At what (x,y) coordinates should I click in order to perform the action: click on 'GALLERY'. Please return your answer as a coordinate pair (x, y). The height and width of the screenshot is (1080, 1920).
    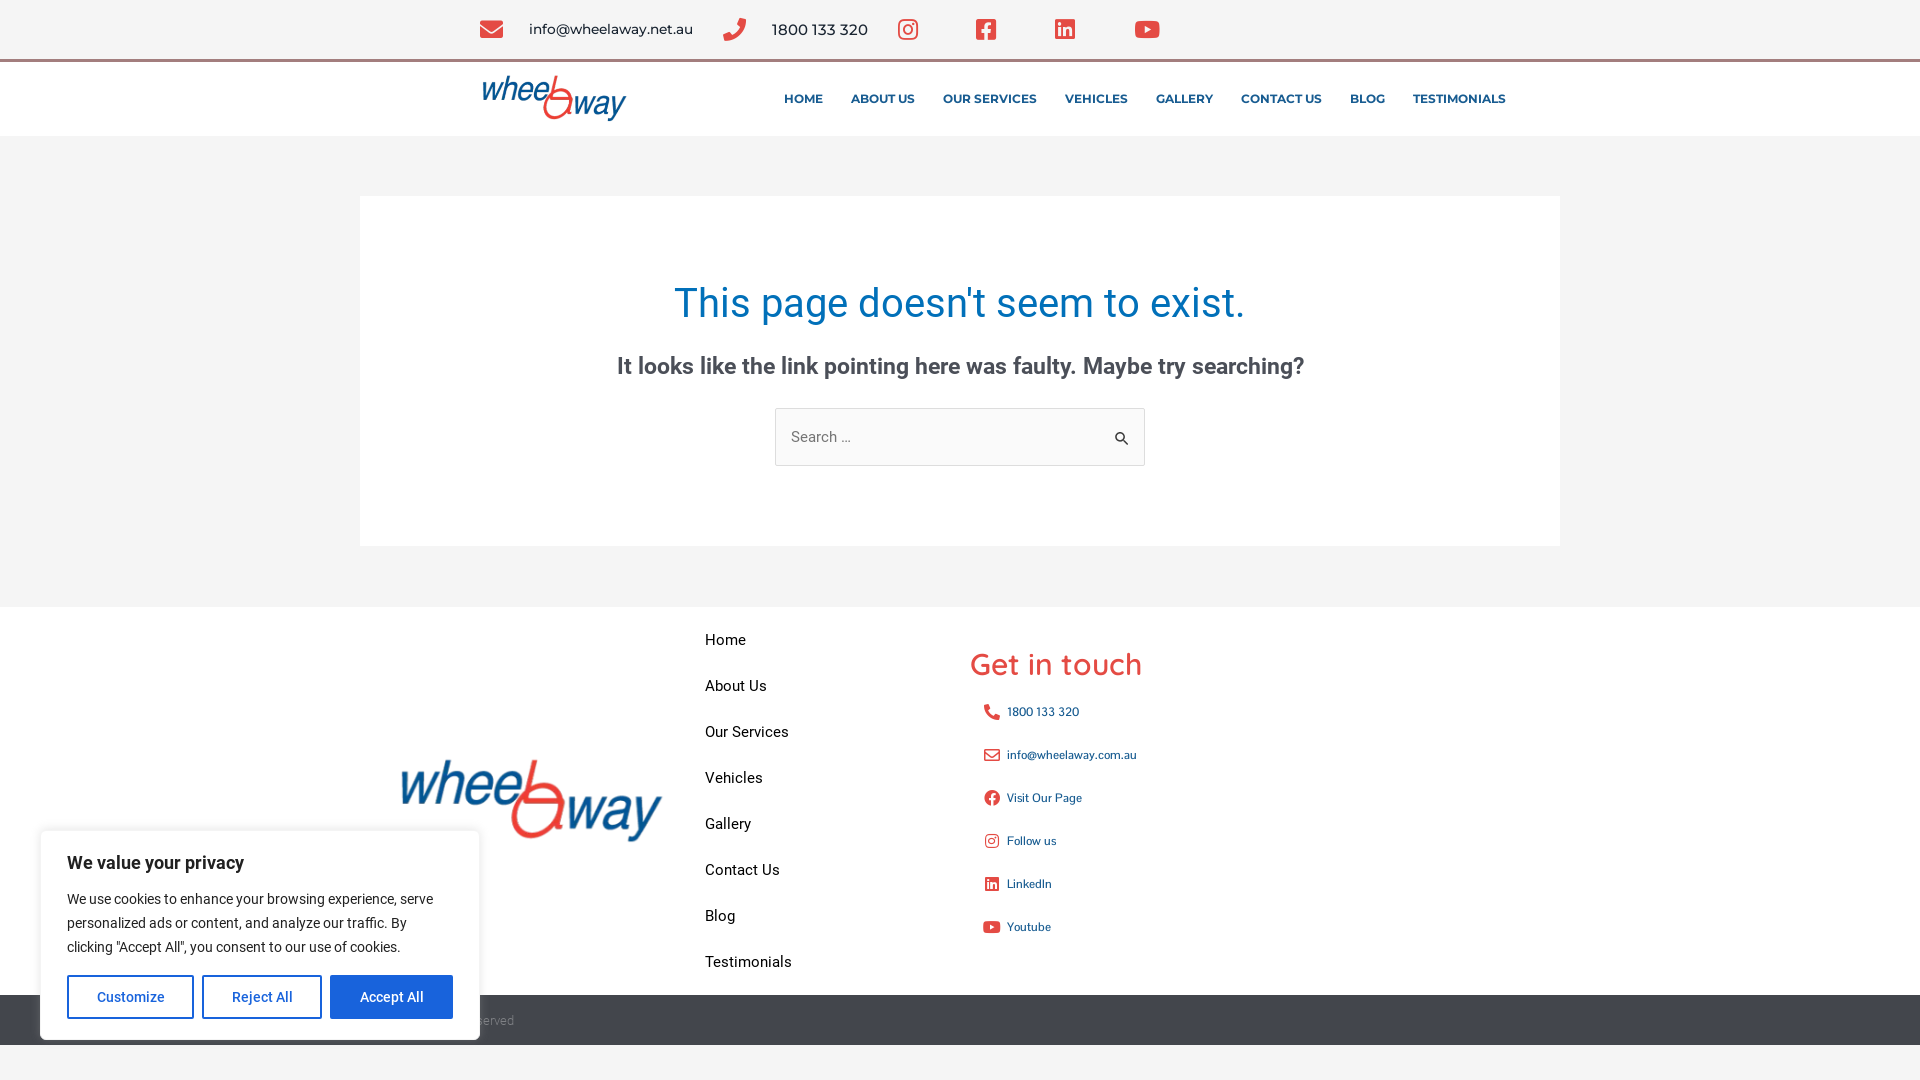
    Looking at the image, I should click on (1184, 99).